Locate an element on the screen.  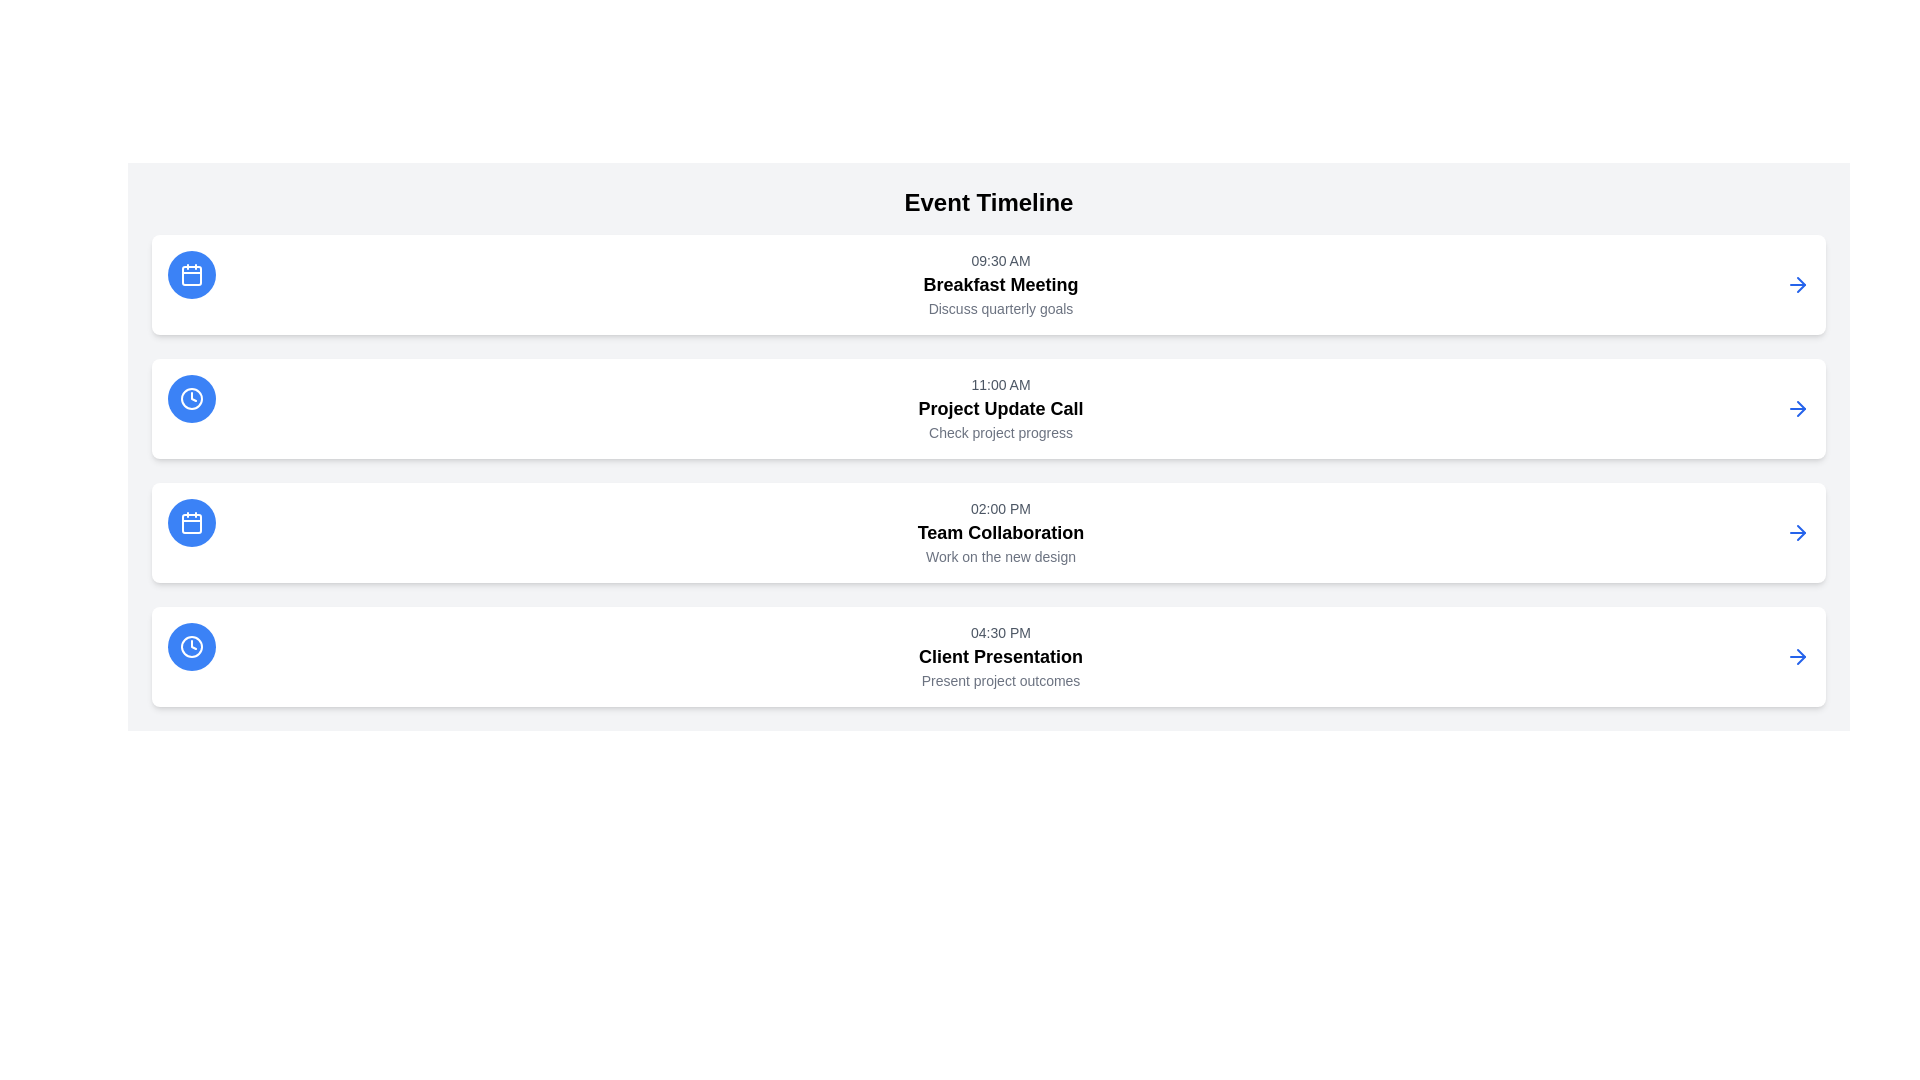
the light gray text displaying '04:30 PM' to copy it, which is located above the heading 'Client Presentation' is located at coordinates (1001, 632).